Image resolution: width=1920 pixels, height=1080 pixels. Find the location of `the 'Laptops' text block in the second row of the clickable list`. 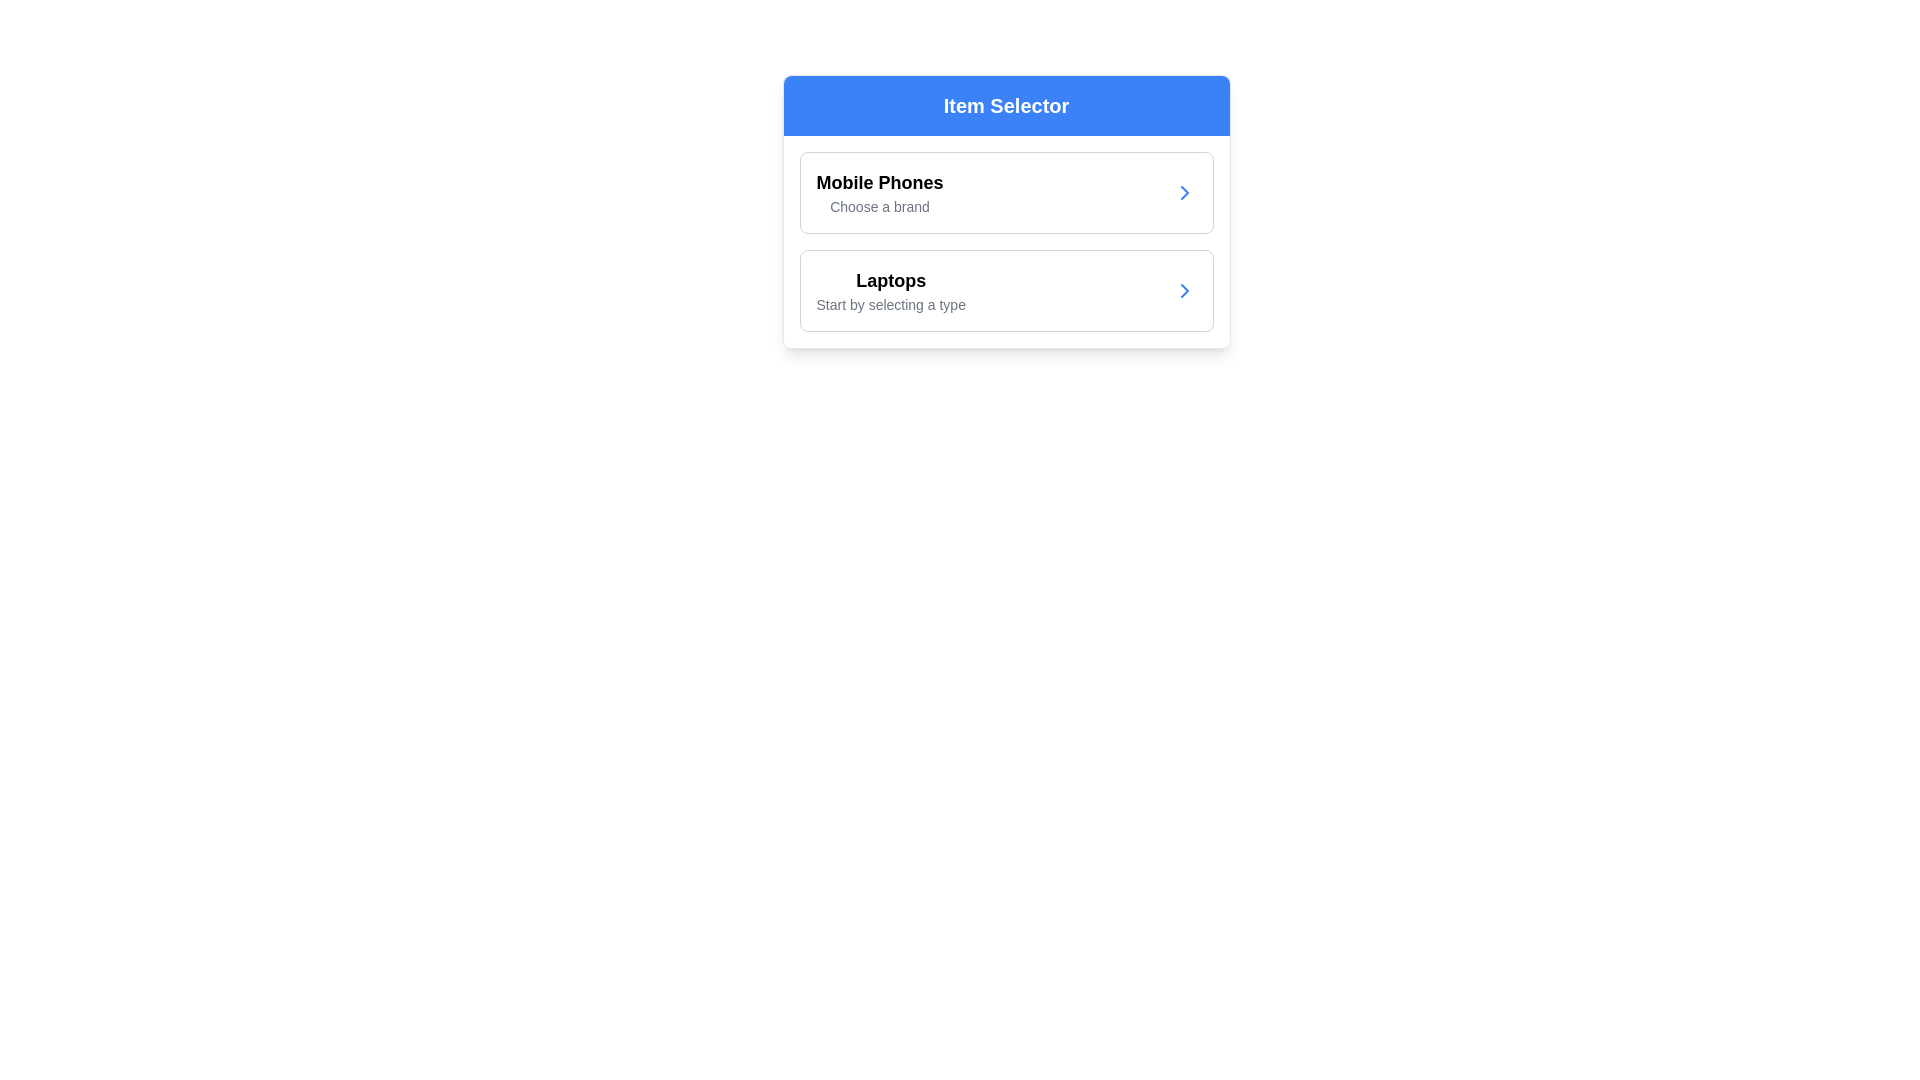

the 'Laptops' text block in the second row of the clickable list is located at coordinates (890, 290).